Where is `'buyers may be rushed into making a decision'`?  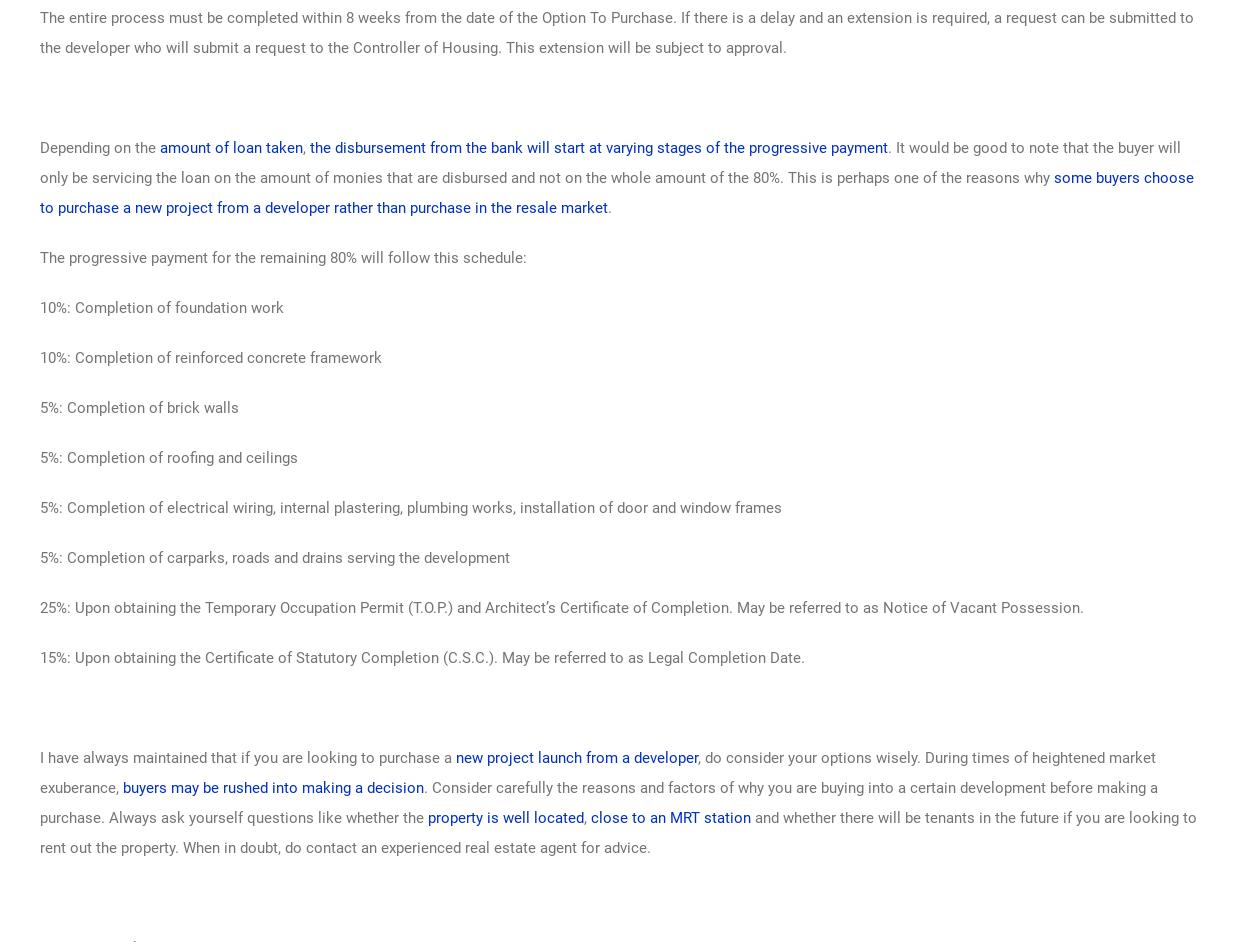
'buyers may be rushed into making a decision' is located at coordinates (273, 787).